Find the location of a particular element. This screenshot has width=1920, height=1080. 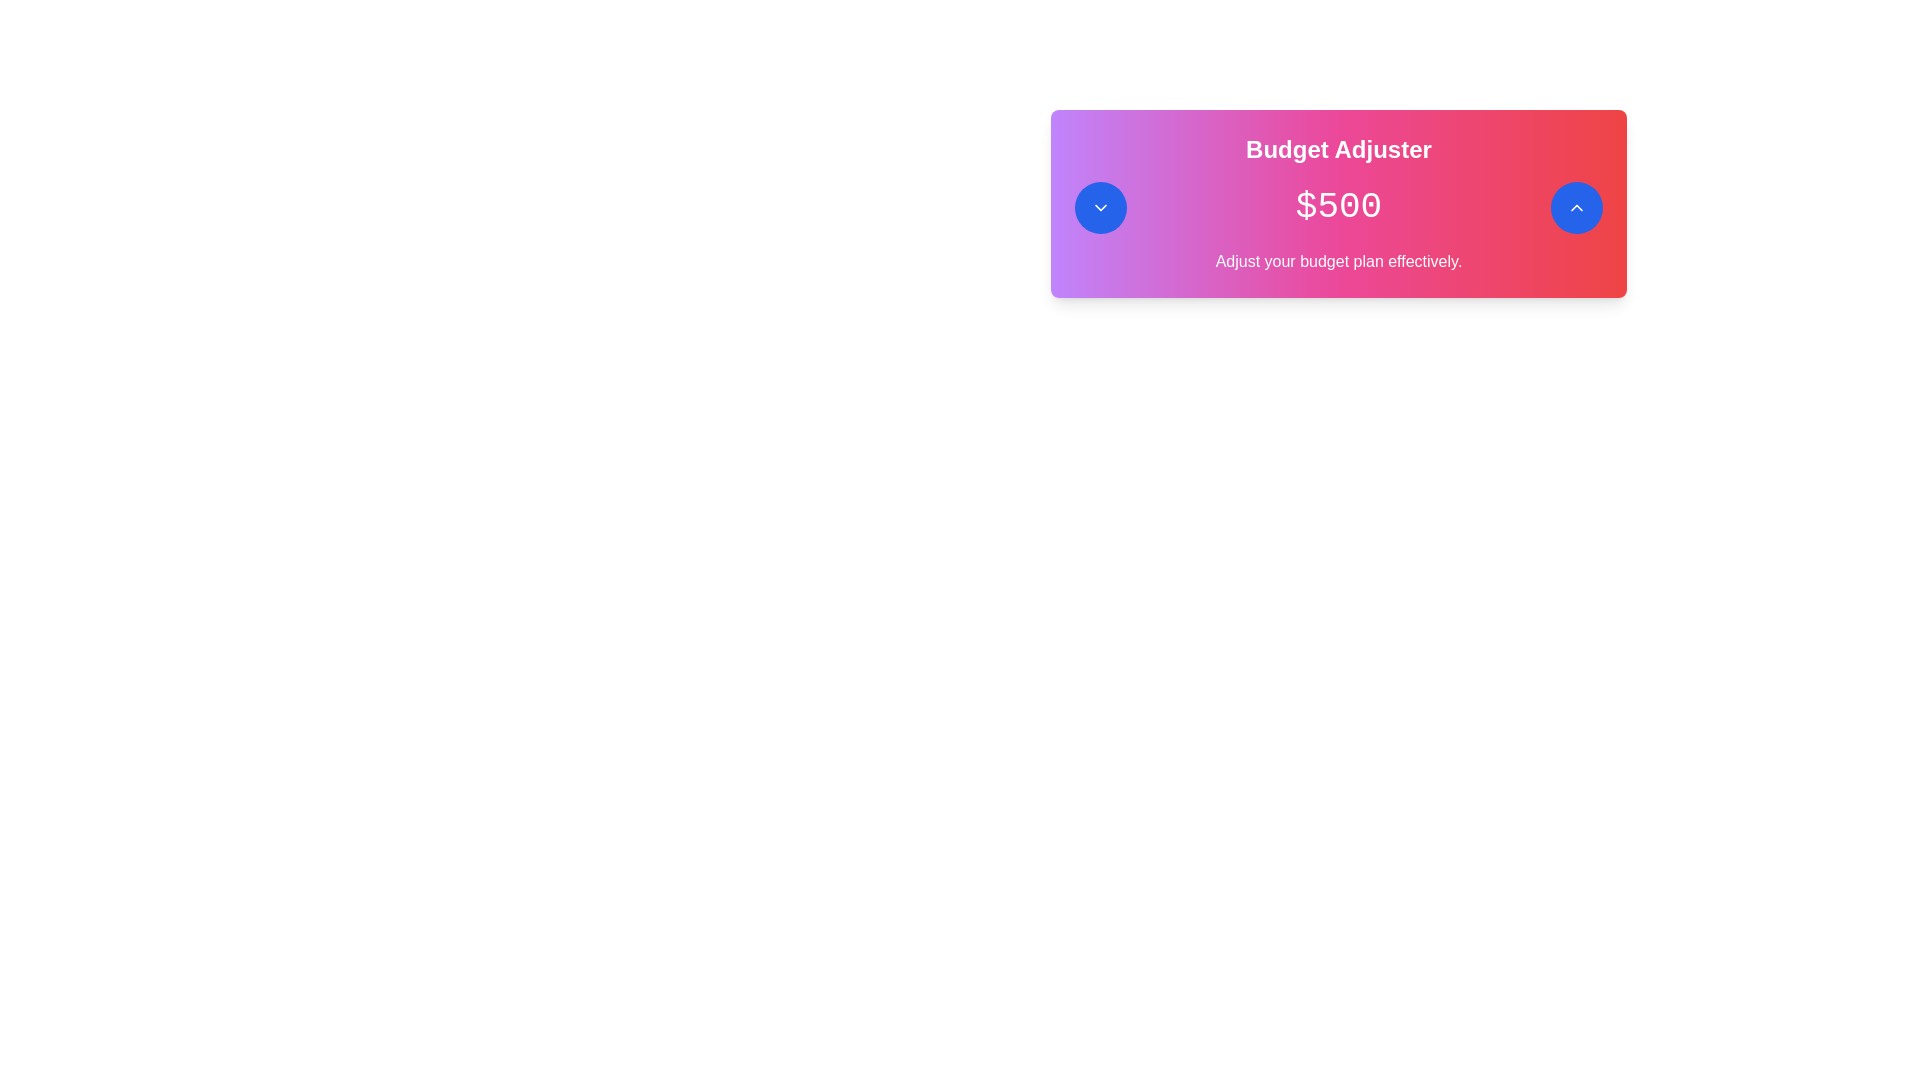

the text label that provides context for budgeting operations, located beneath the 'Budget Adjuster' heading and the value '$500' is located at coordinates (1339, 261).